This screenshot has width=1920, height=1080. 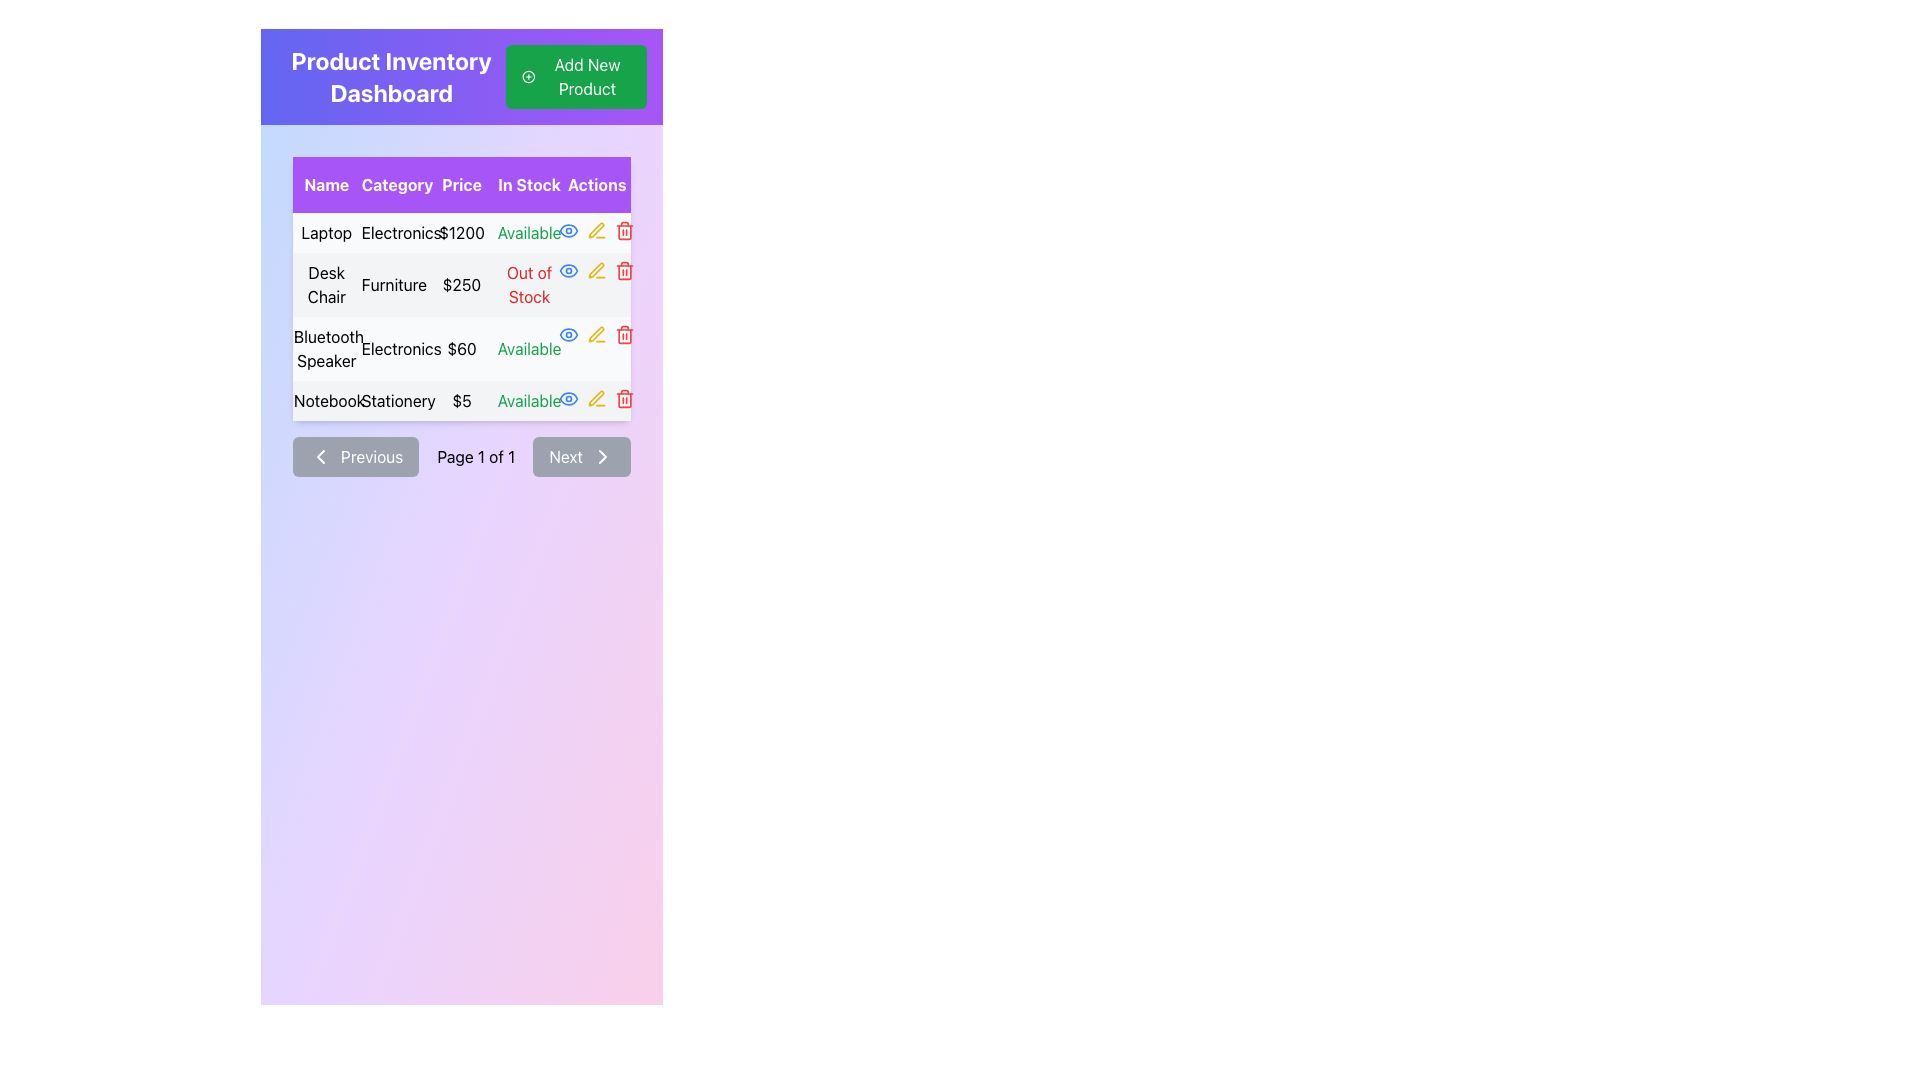 What do you see at coordinates (326, 185) in the screenshot?
I see `text label 'Name' which is the first item in the header row of the table displaying product inventory` at bounding box center [326, 185].